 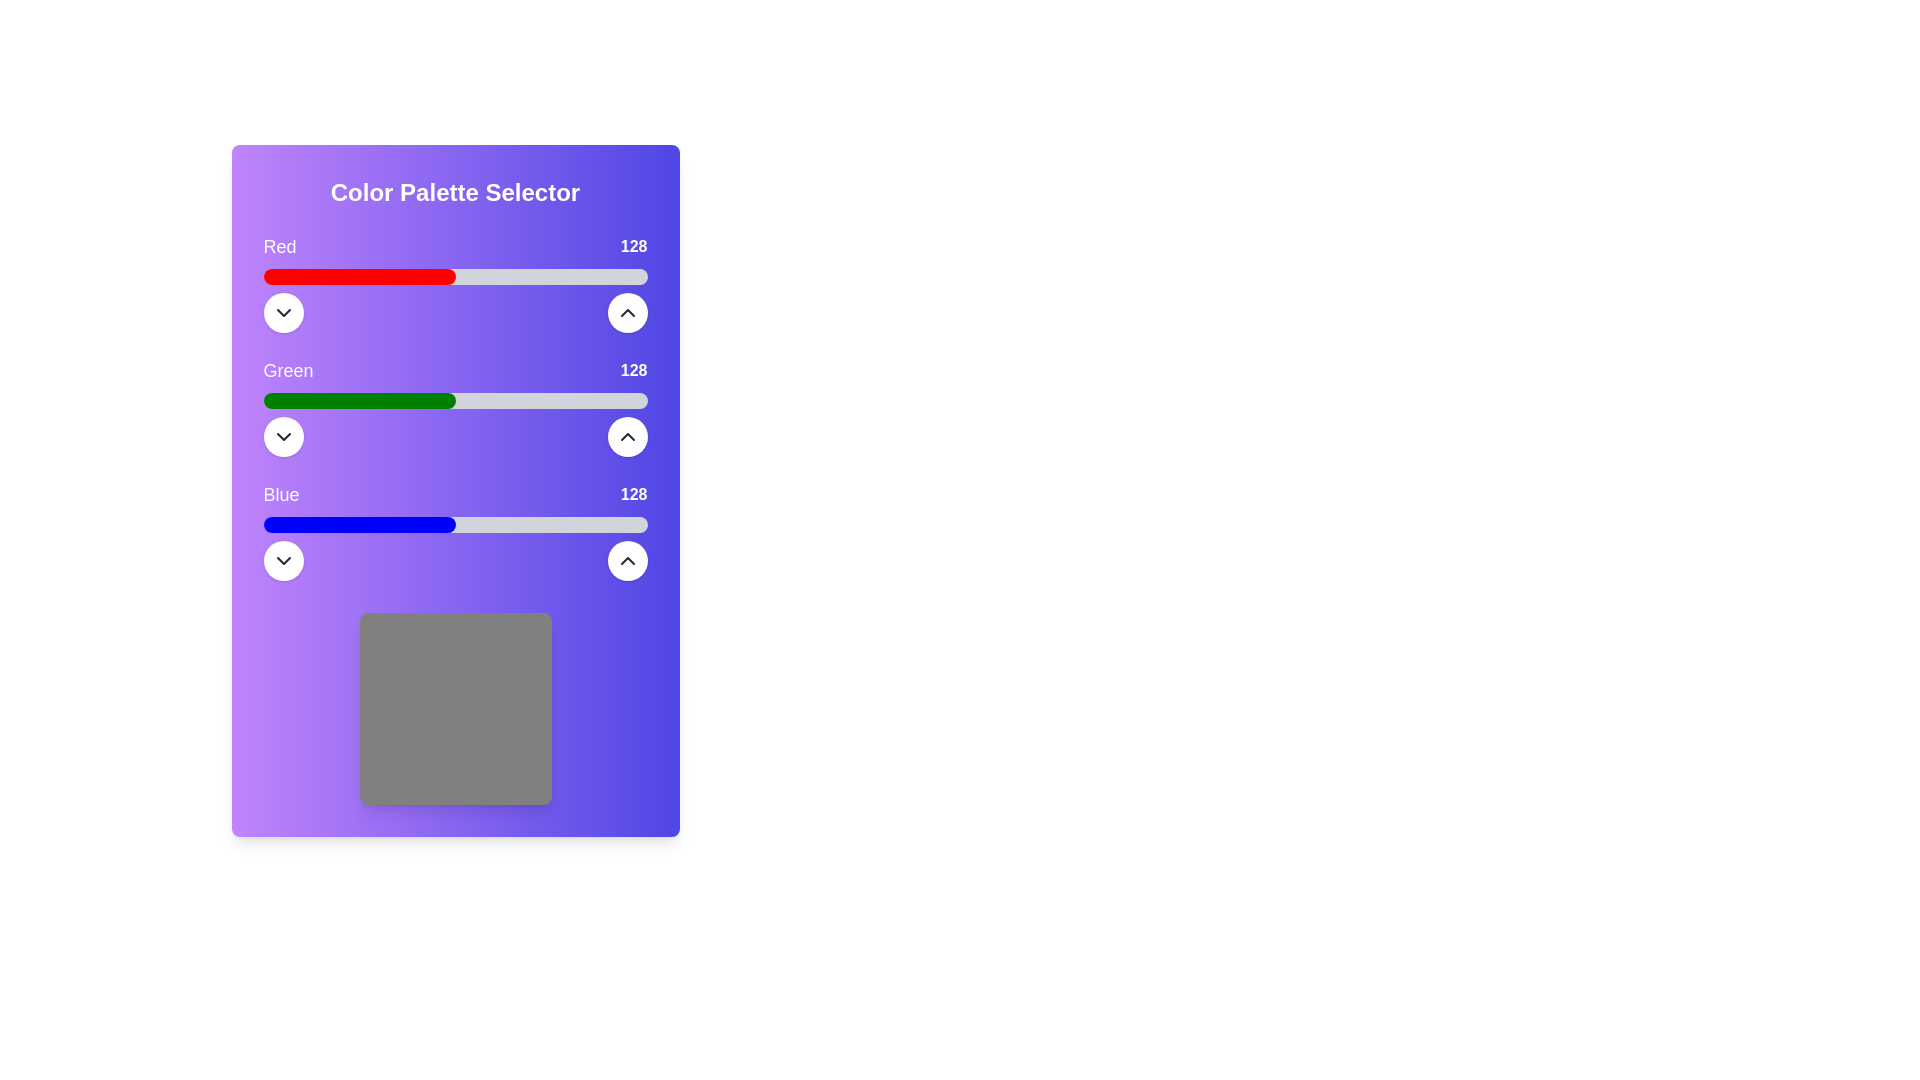 What do you see at coordinates (282, 312) in the screenshot?
I see `the circular toggle icon located to the left of the 'Red' slider in the Color Palette Selector interface` at bounding box center [282, 312].